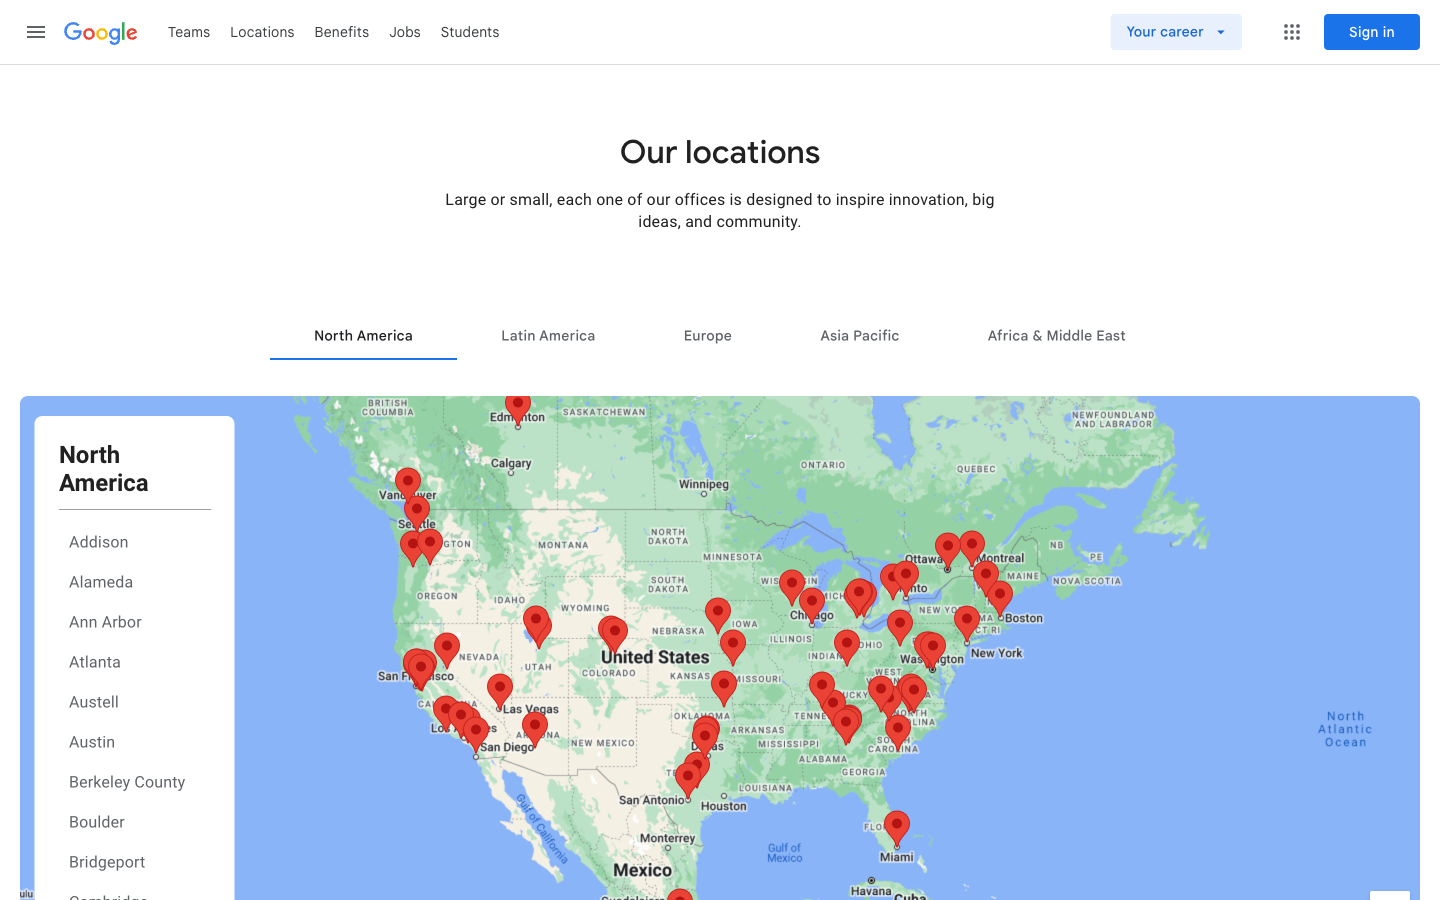 This screenshot has width=1440, height=900. I want to click on Check Job Page, so click(189, 30).